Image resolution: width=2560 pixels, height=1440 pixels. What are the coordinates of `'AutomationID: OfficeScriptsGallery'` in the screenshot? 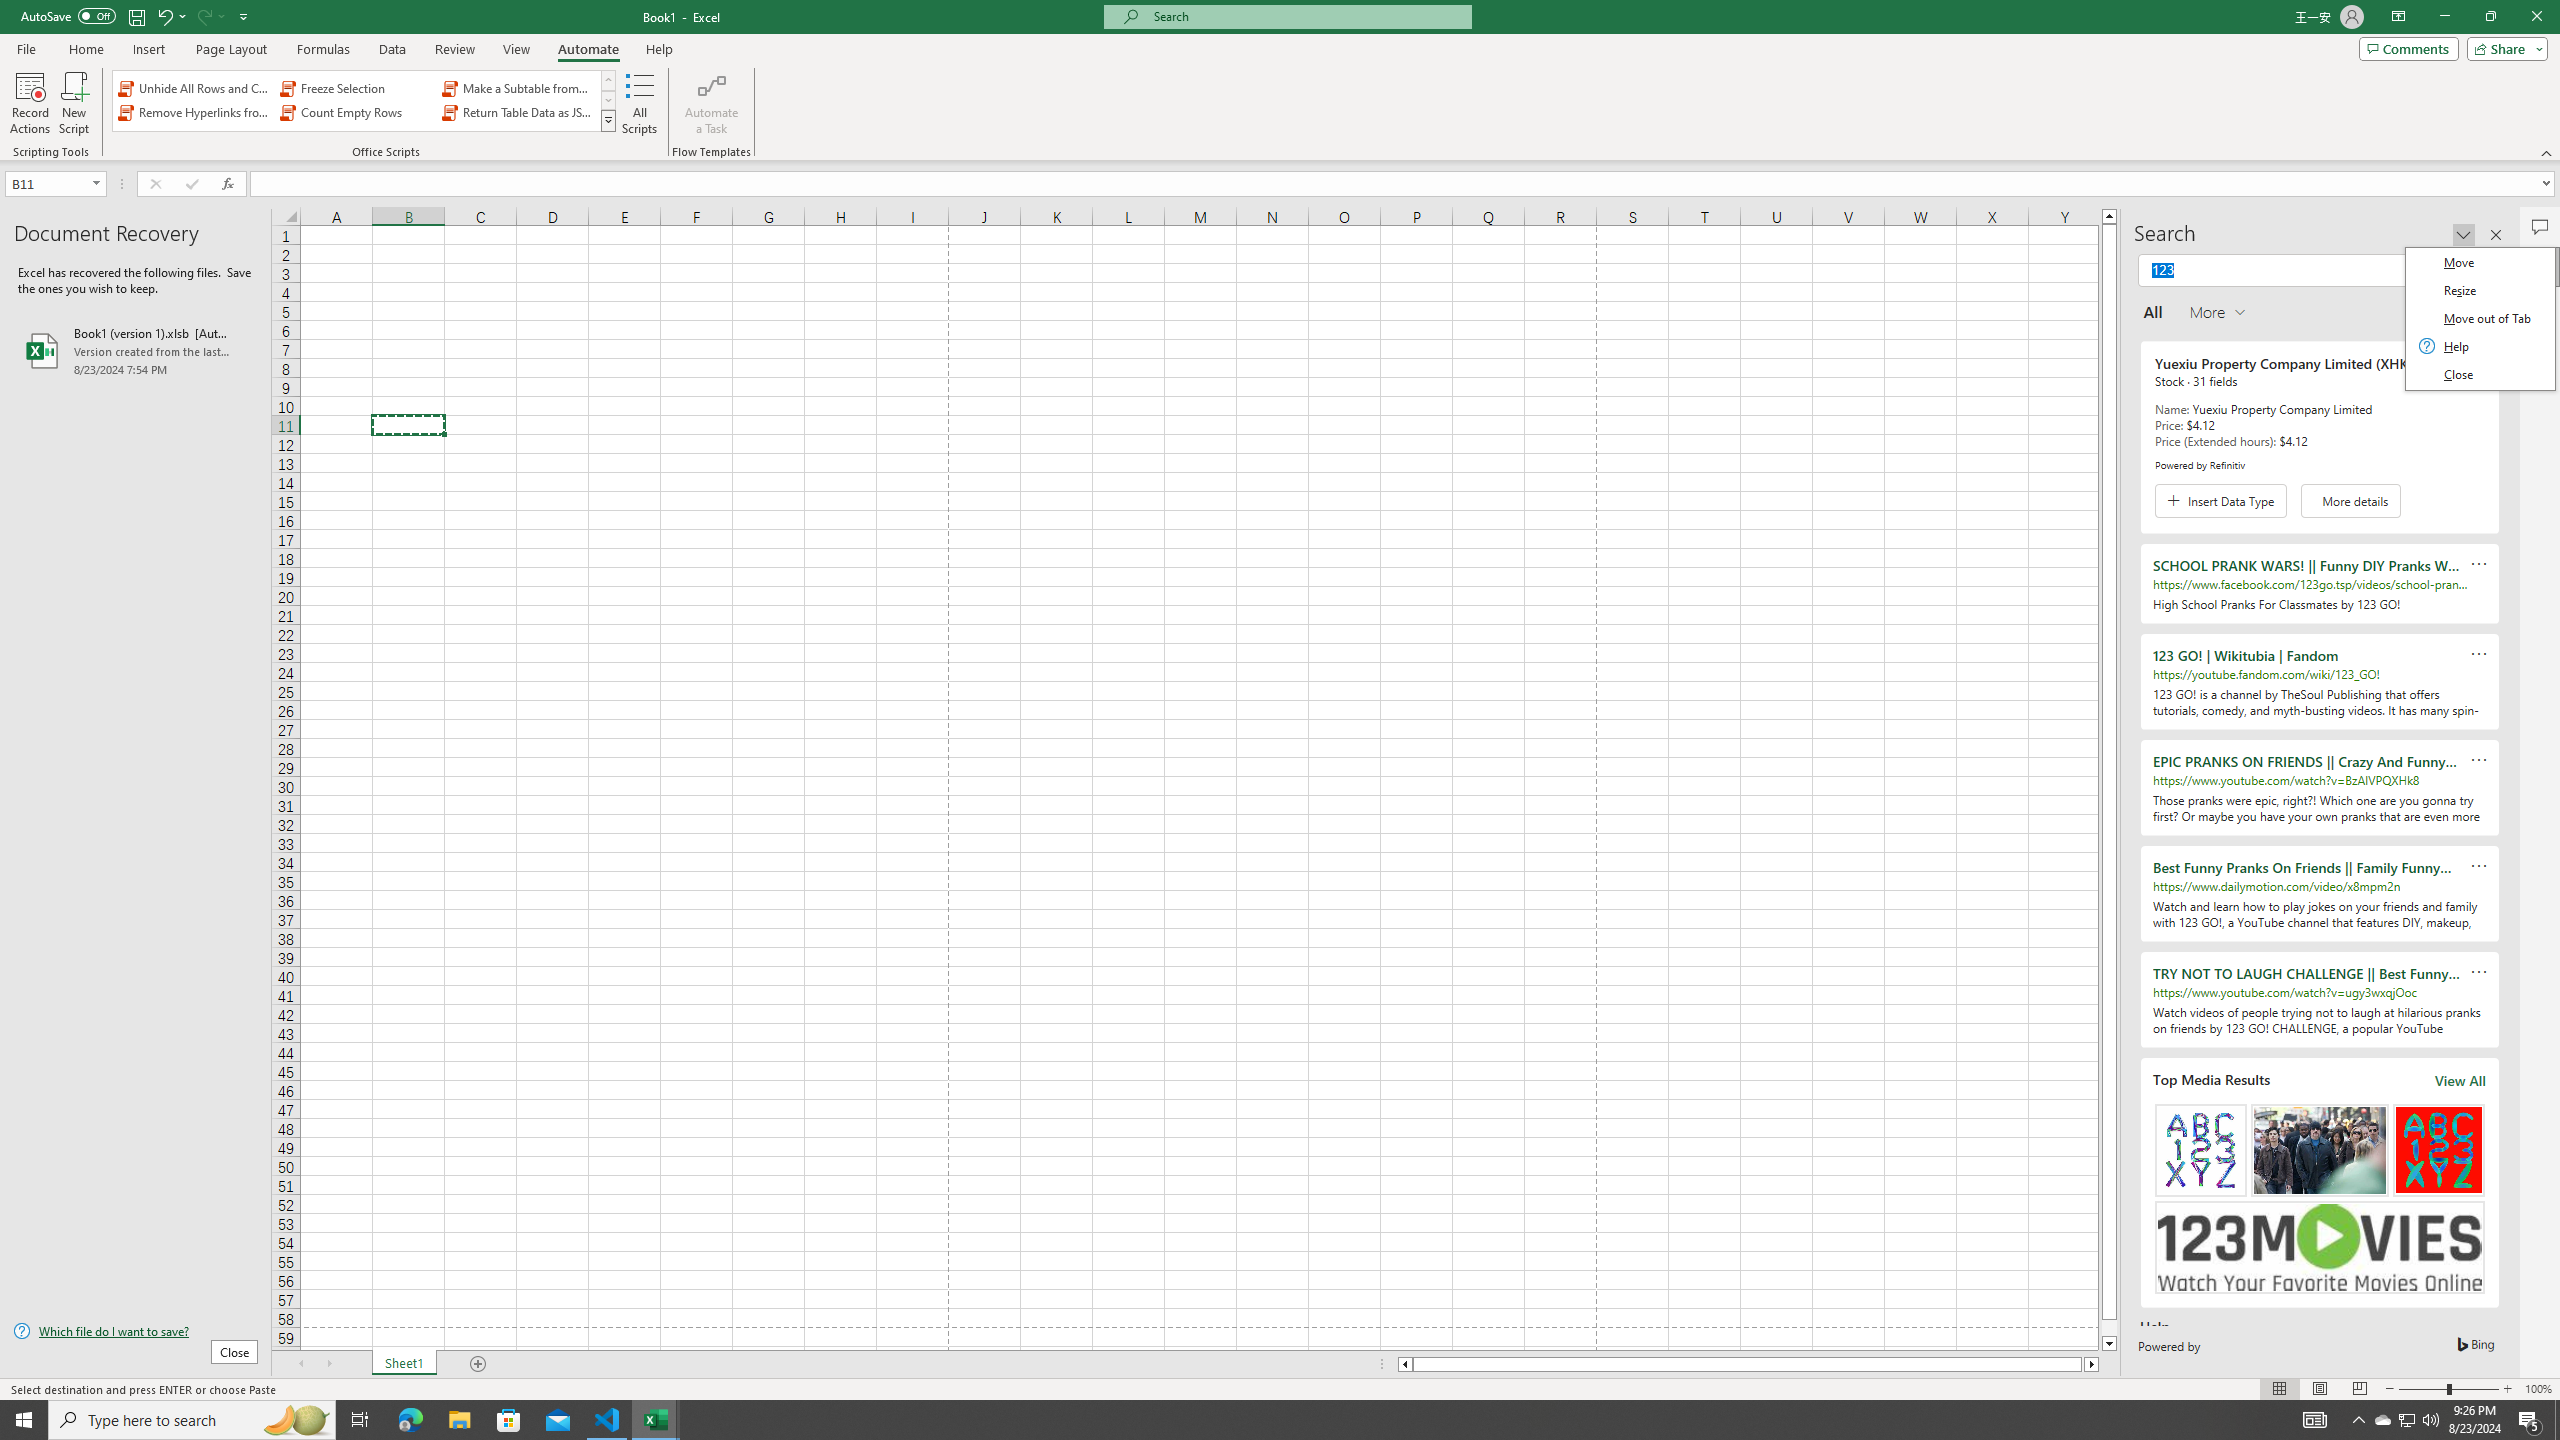 It's located at (363, 100).